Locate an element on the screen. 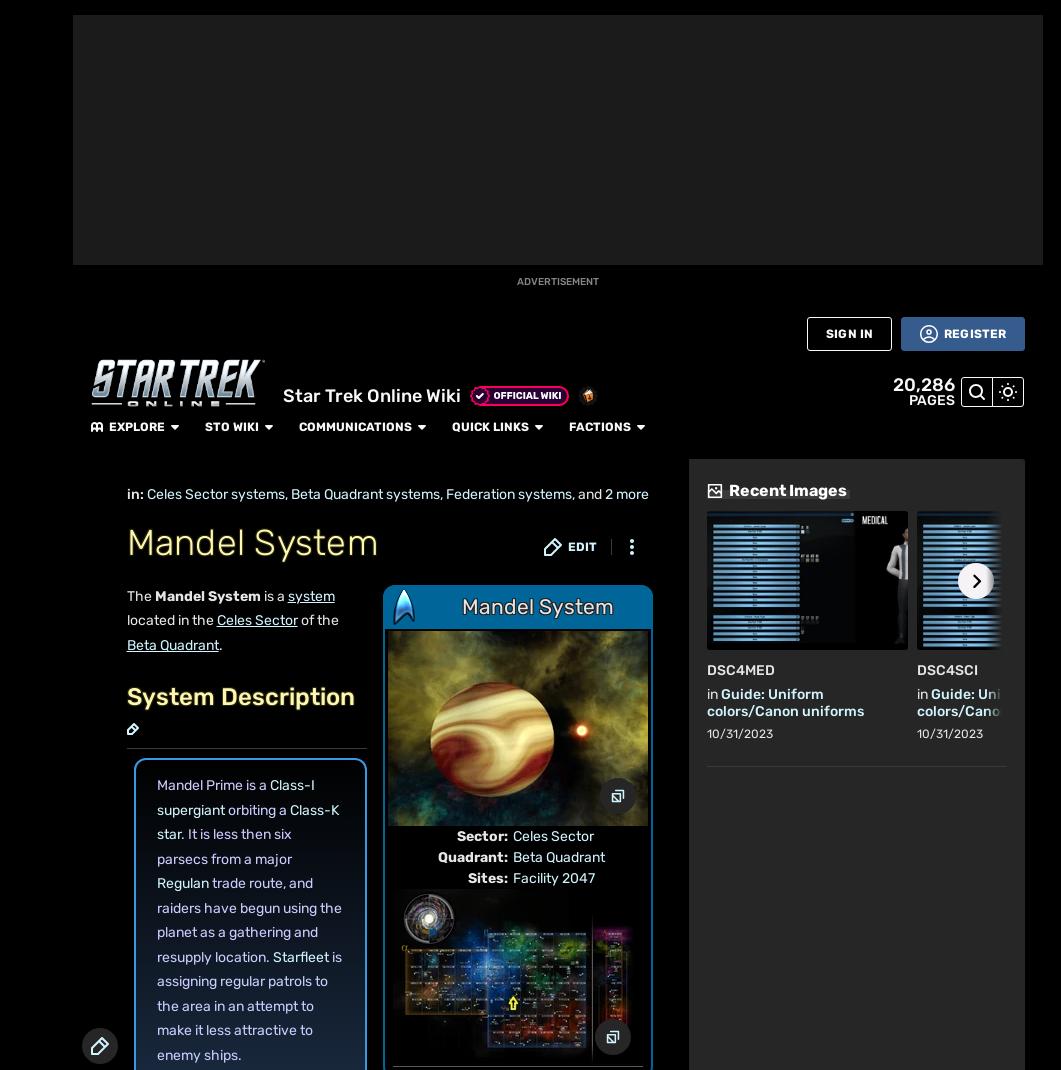  'STO wiki' is located at coordinates (404, 21).